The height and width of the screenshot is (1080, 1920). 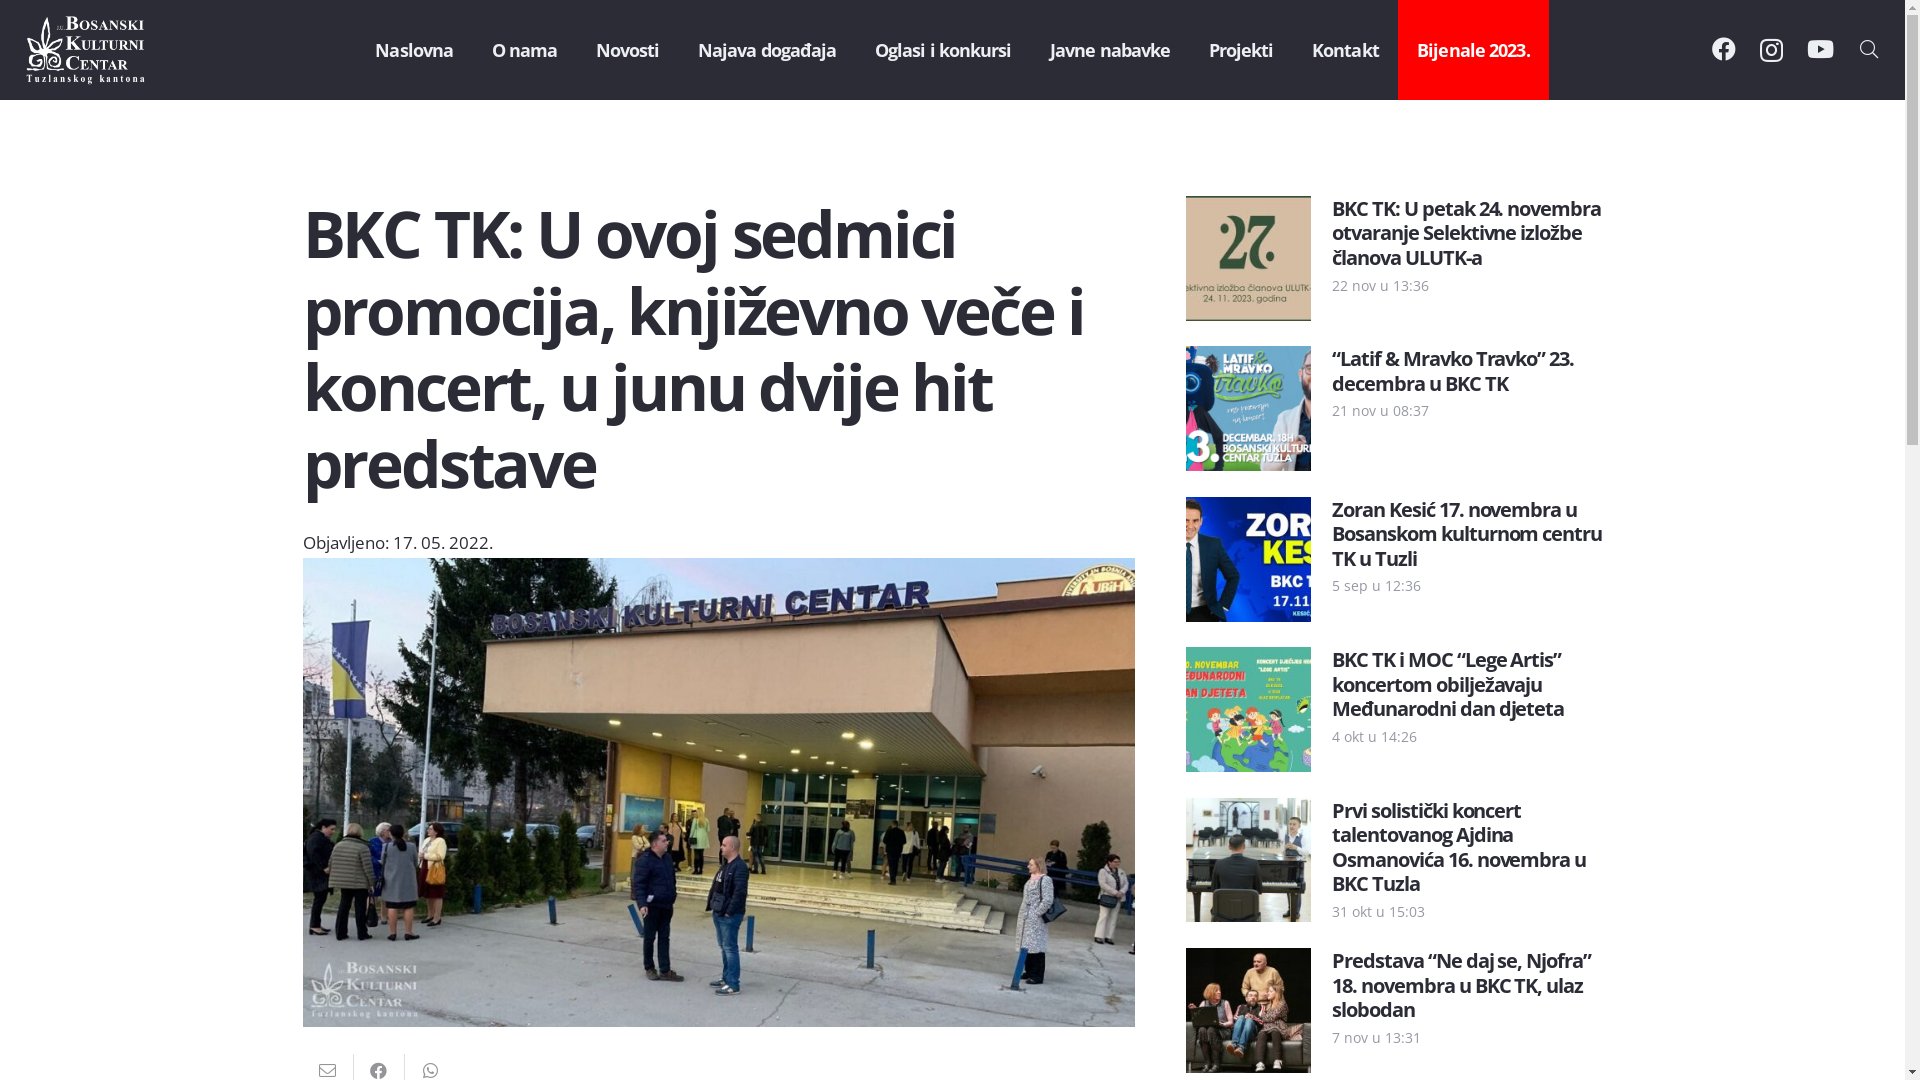 What do you see at coordinates (942, 49) in the screenshot?
I see `'Oglasi i konkursi'` at bounding box center [942, 49].